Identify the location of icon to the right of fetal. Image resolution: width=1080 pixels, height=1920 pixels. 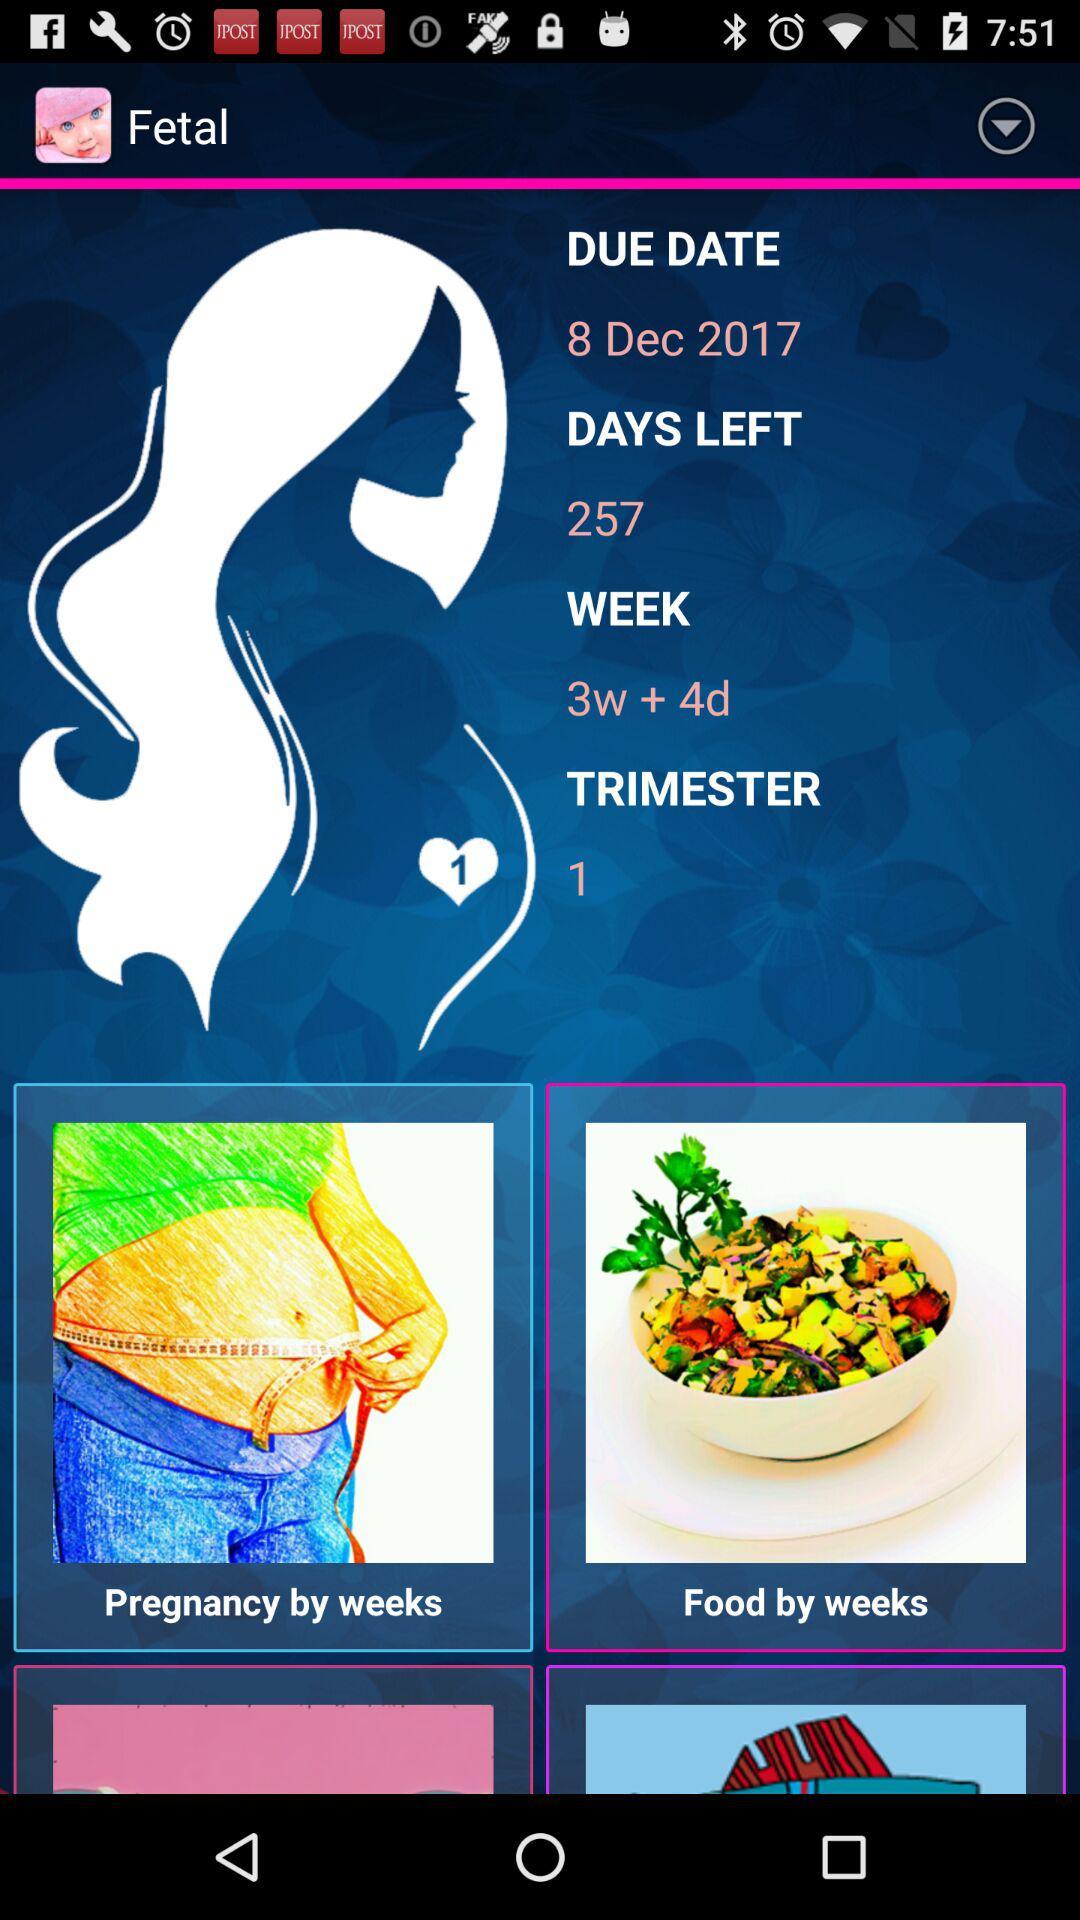
(1006, 124).